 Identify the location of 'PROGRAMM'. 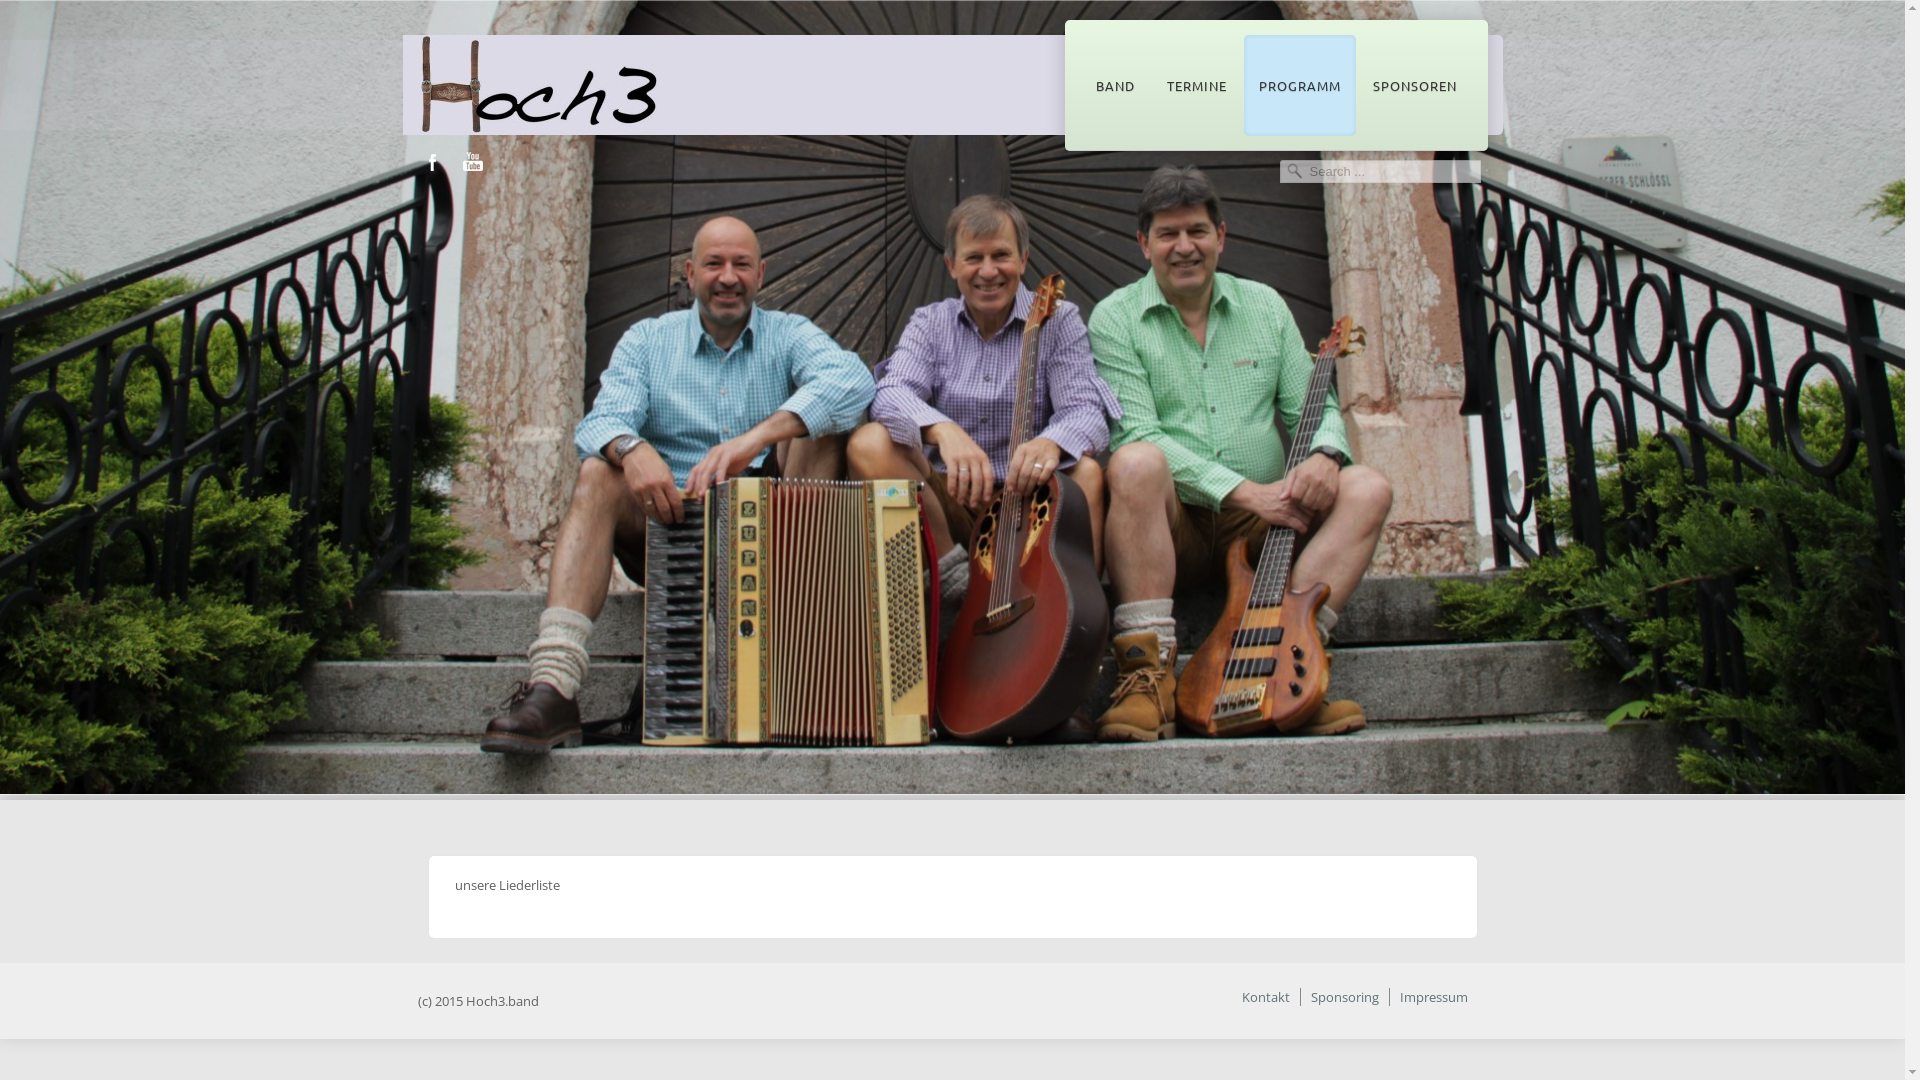
(1300, 84).